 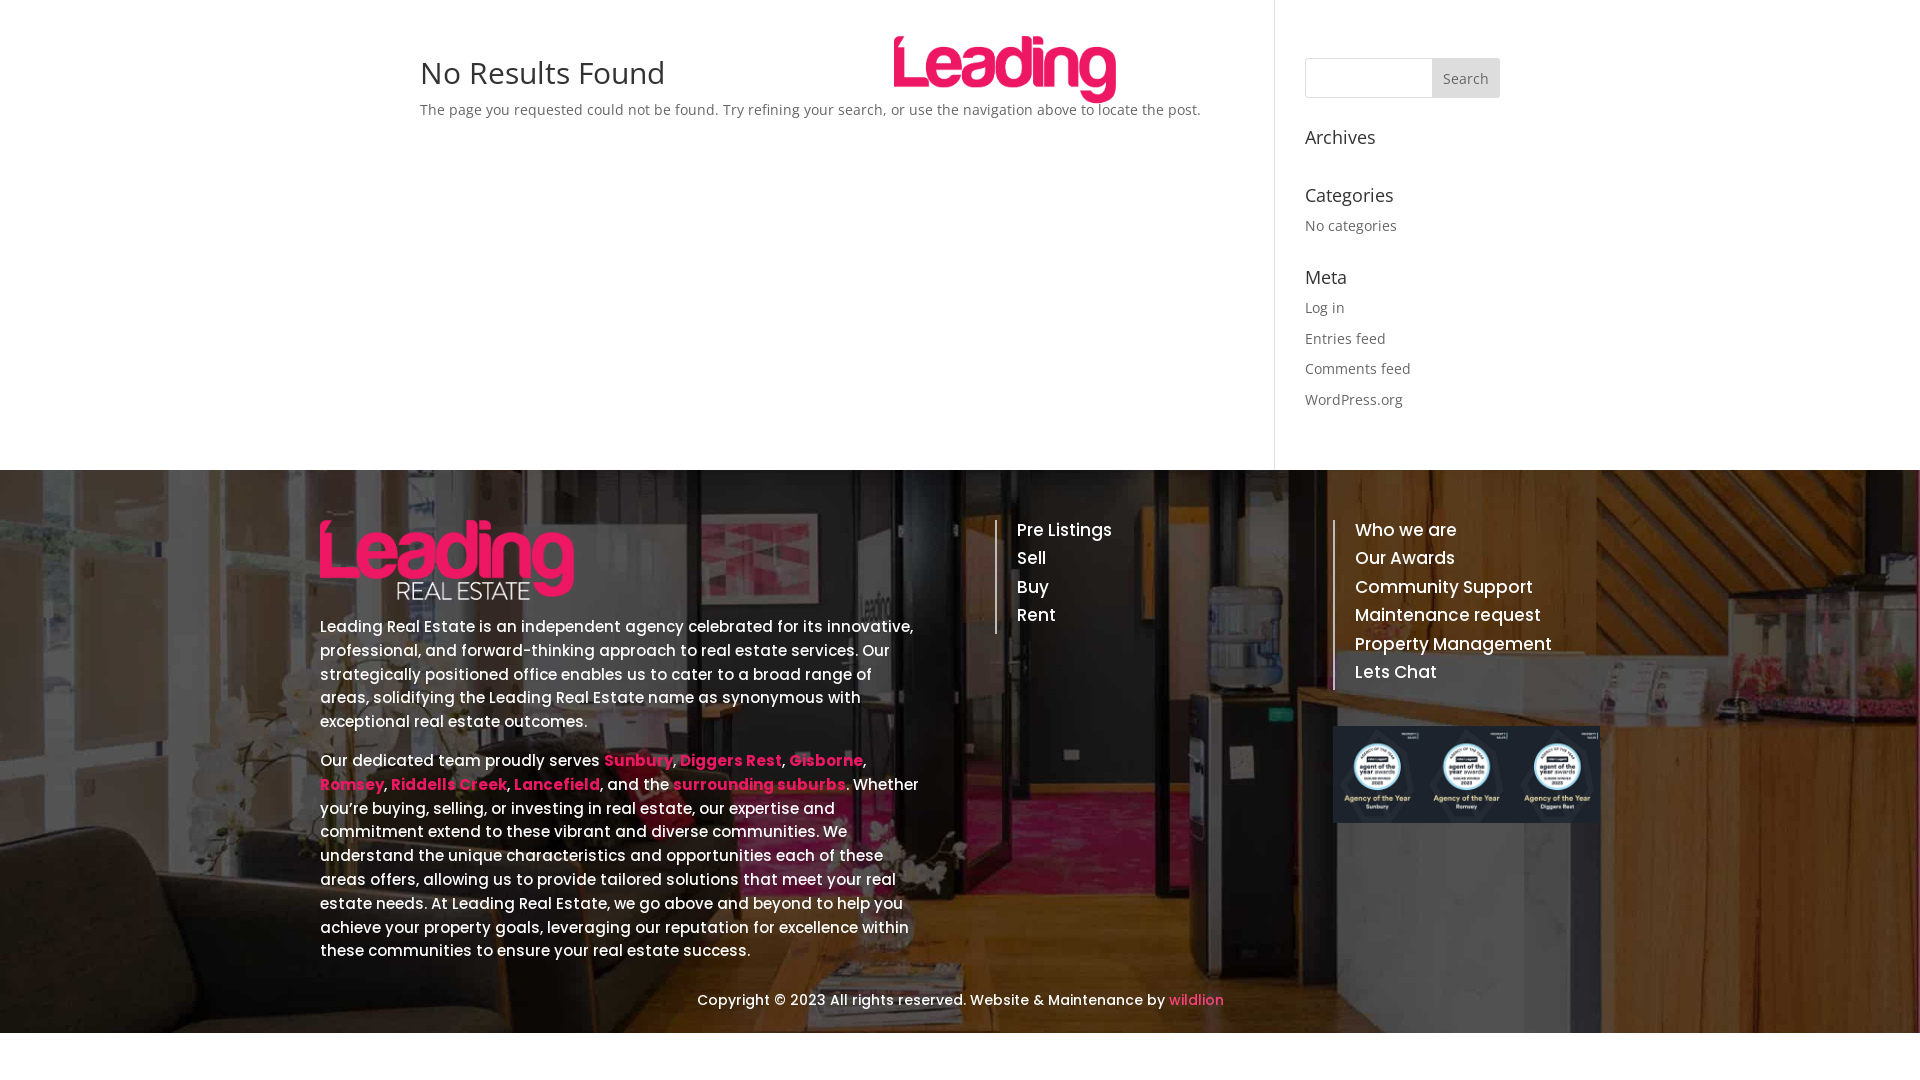 I want to click on 'Riddells Creek', so click(x=390, y=783).